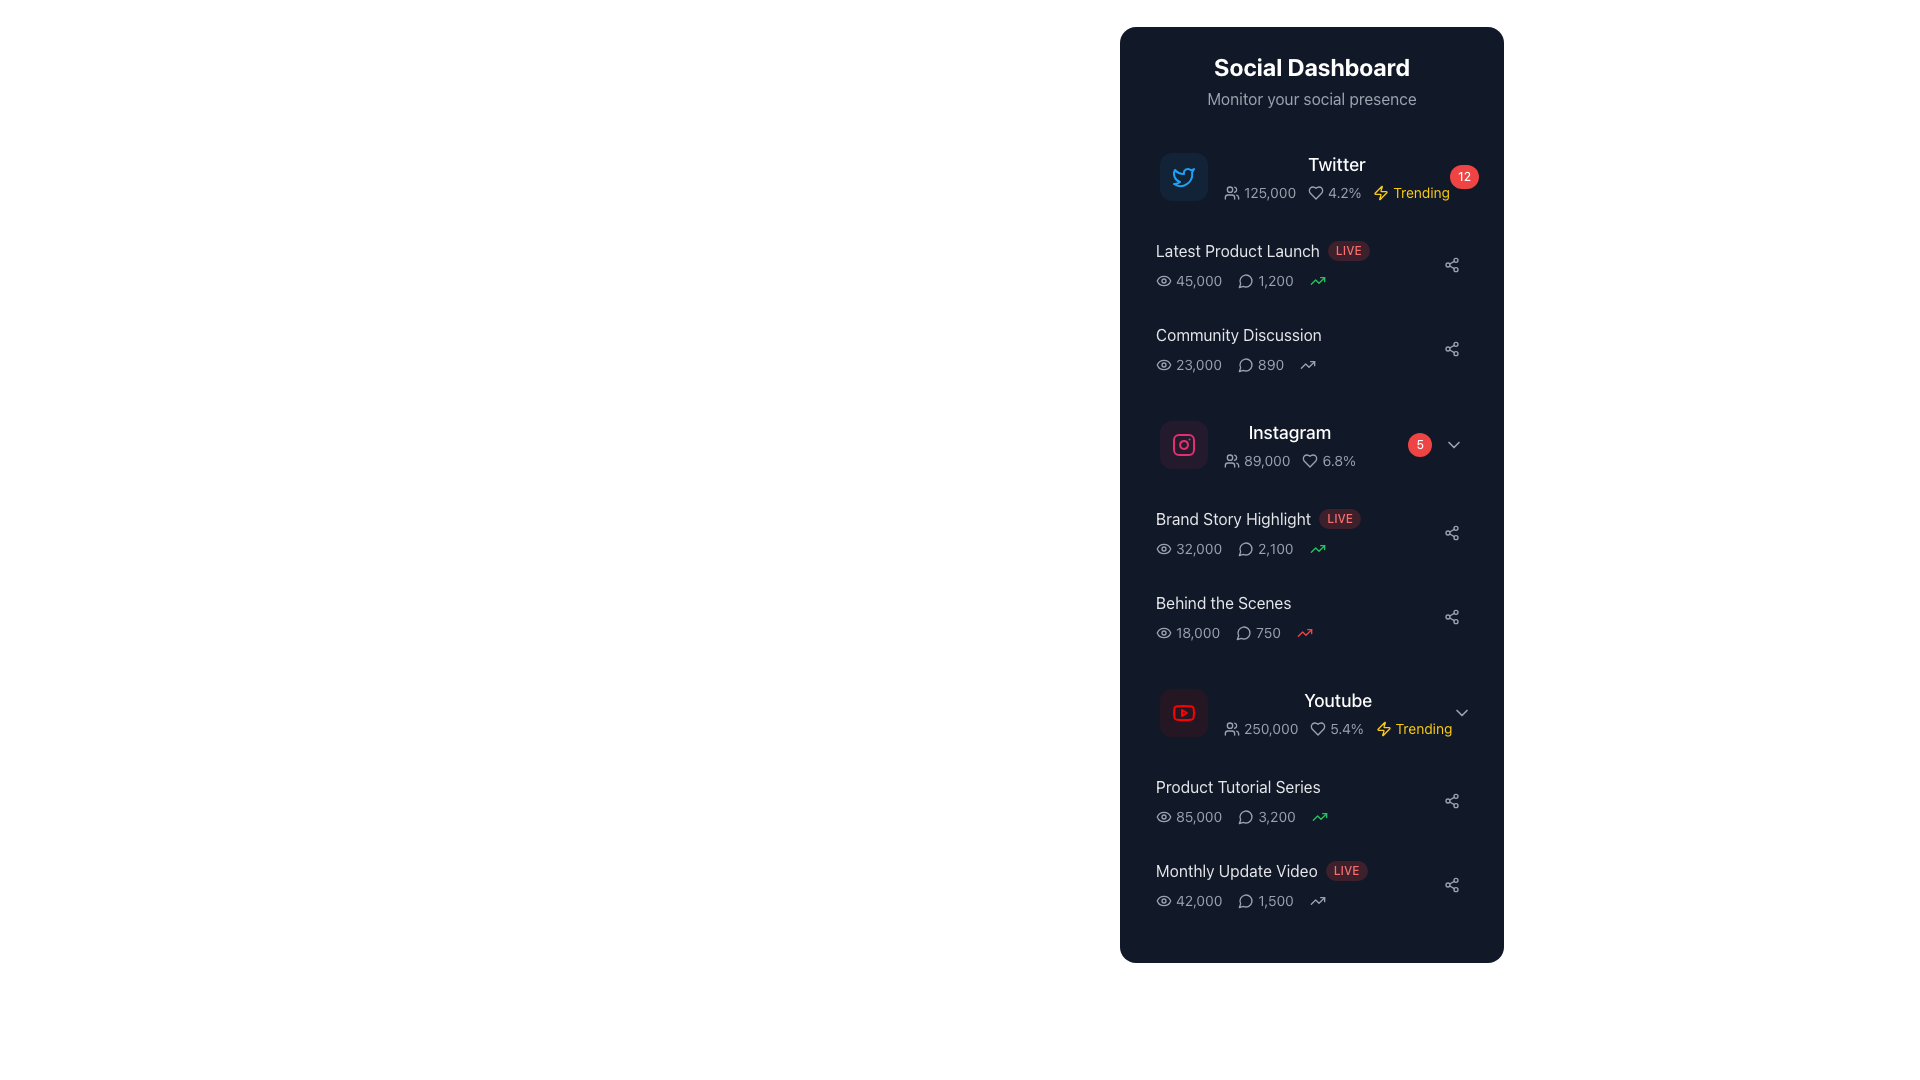  What do you see at coordinates (1242, 633) in the screenshot?
I see `the speech bubble icon part of the SVG graphic located to the left of the statistic in the dashboard UI` at bounding box center [1242, 633].